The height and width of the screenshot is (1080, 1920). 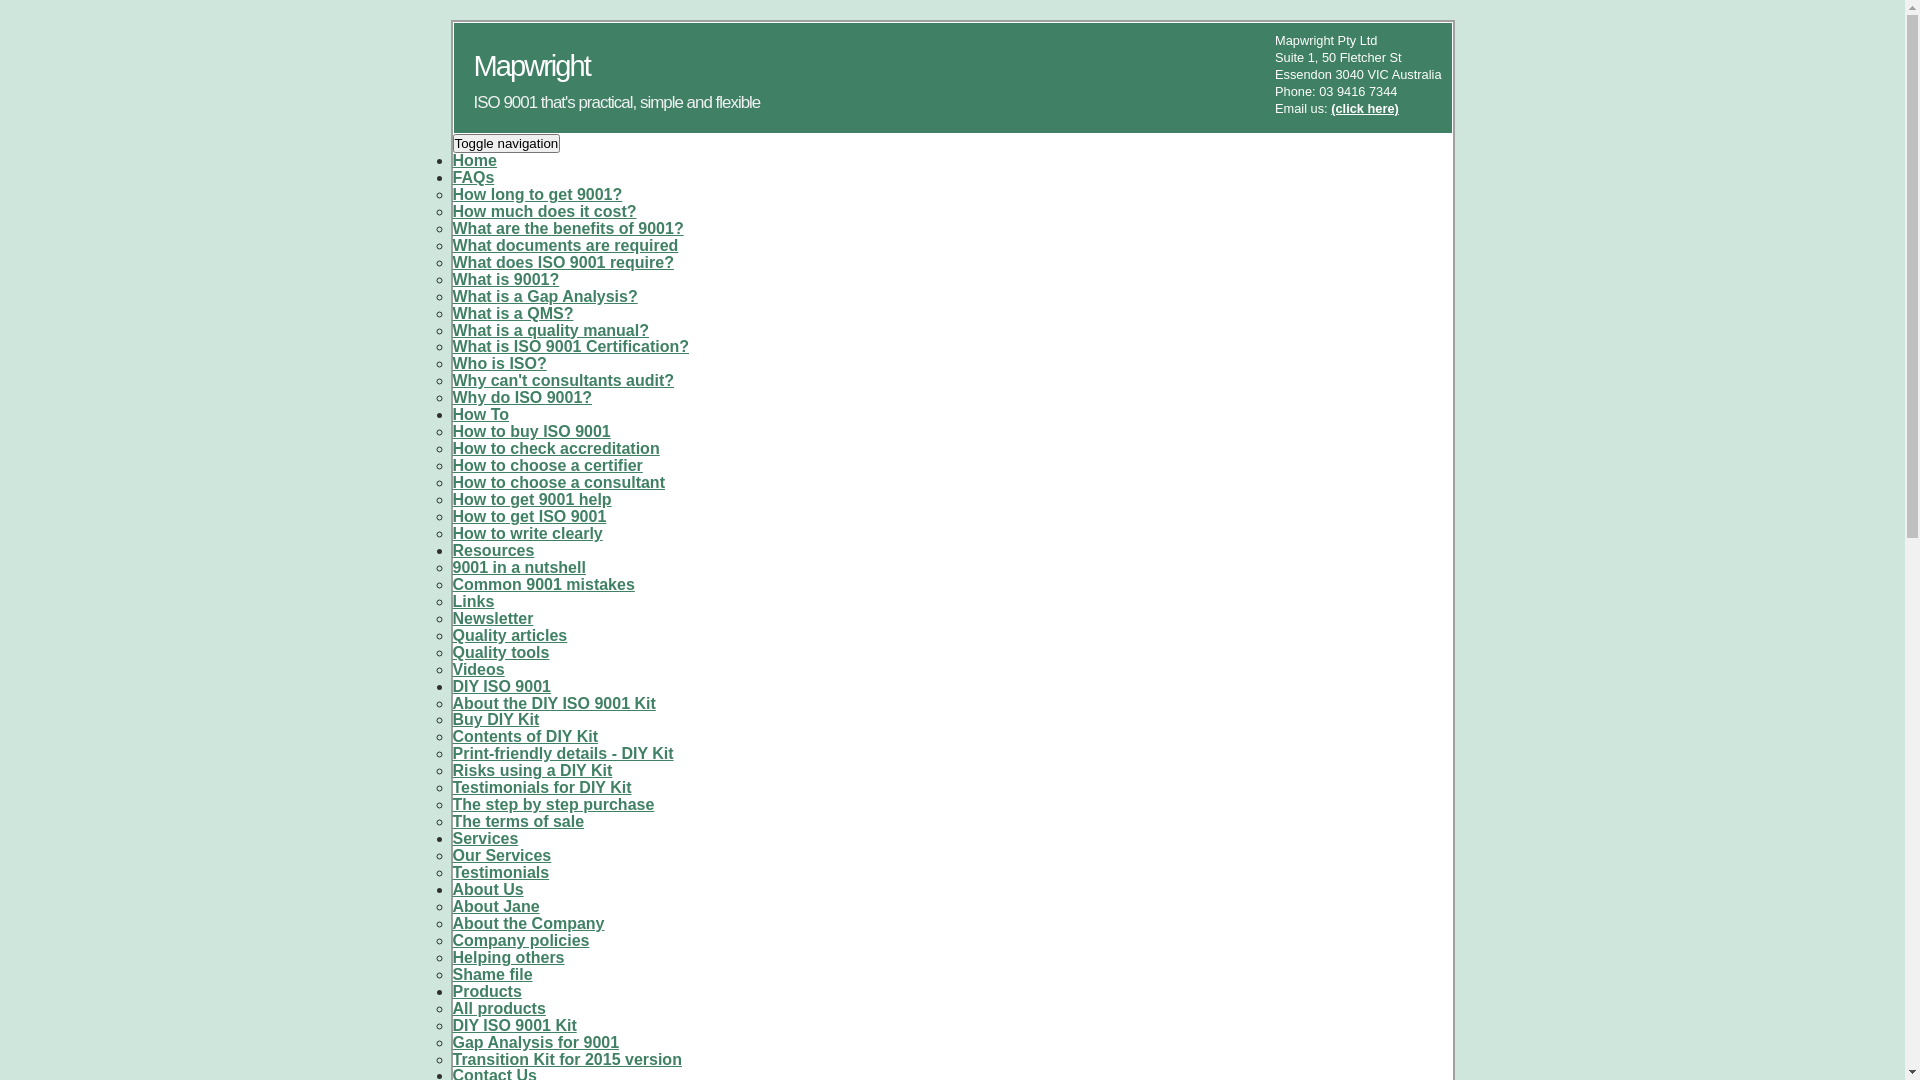 What do you see at coordinates (505, 142) in the screenshot?
I see `'Toggle navigation'` at bounding box center [505, 142].